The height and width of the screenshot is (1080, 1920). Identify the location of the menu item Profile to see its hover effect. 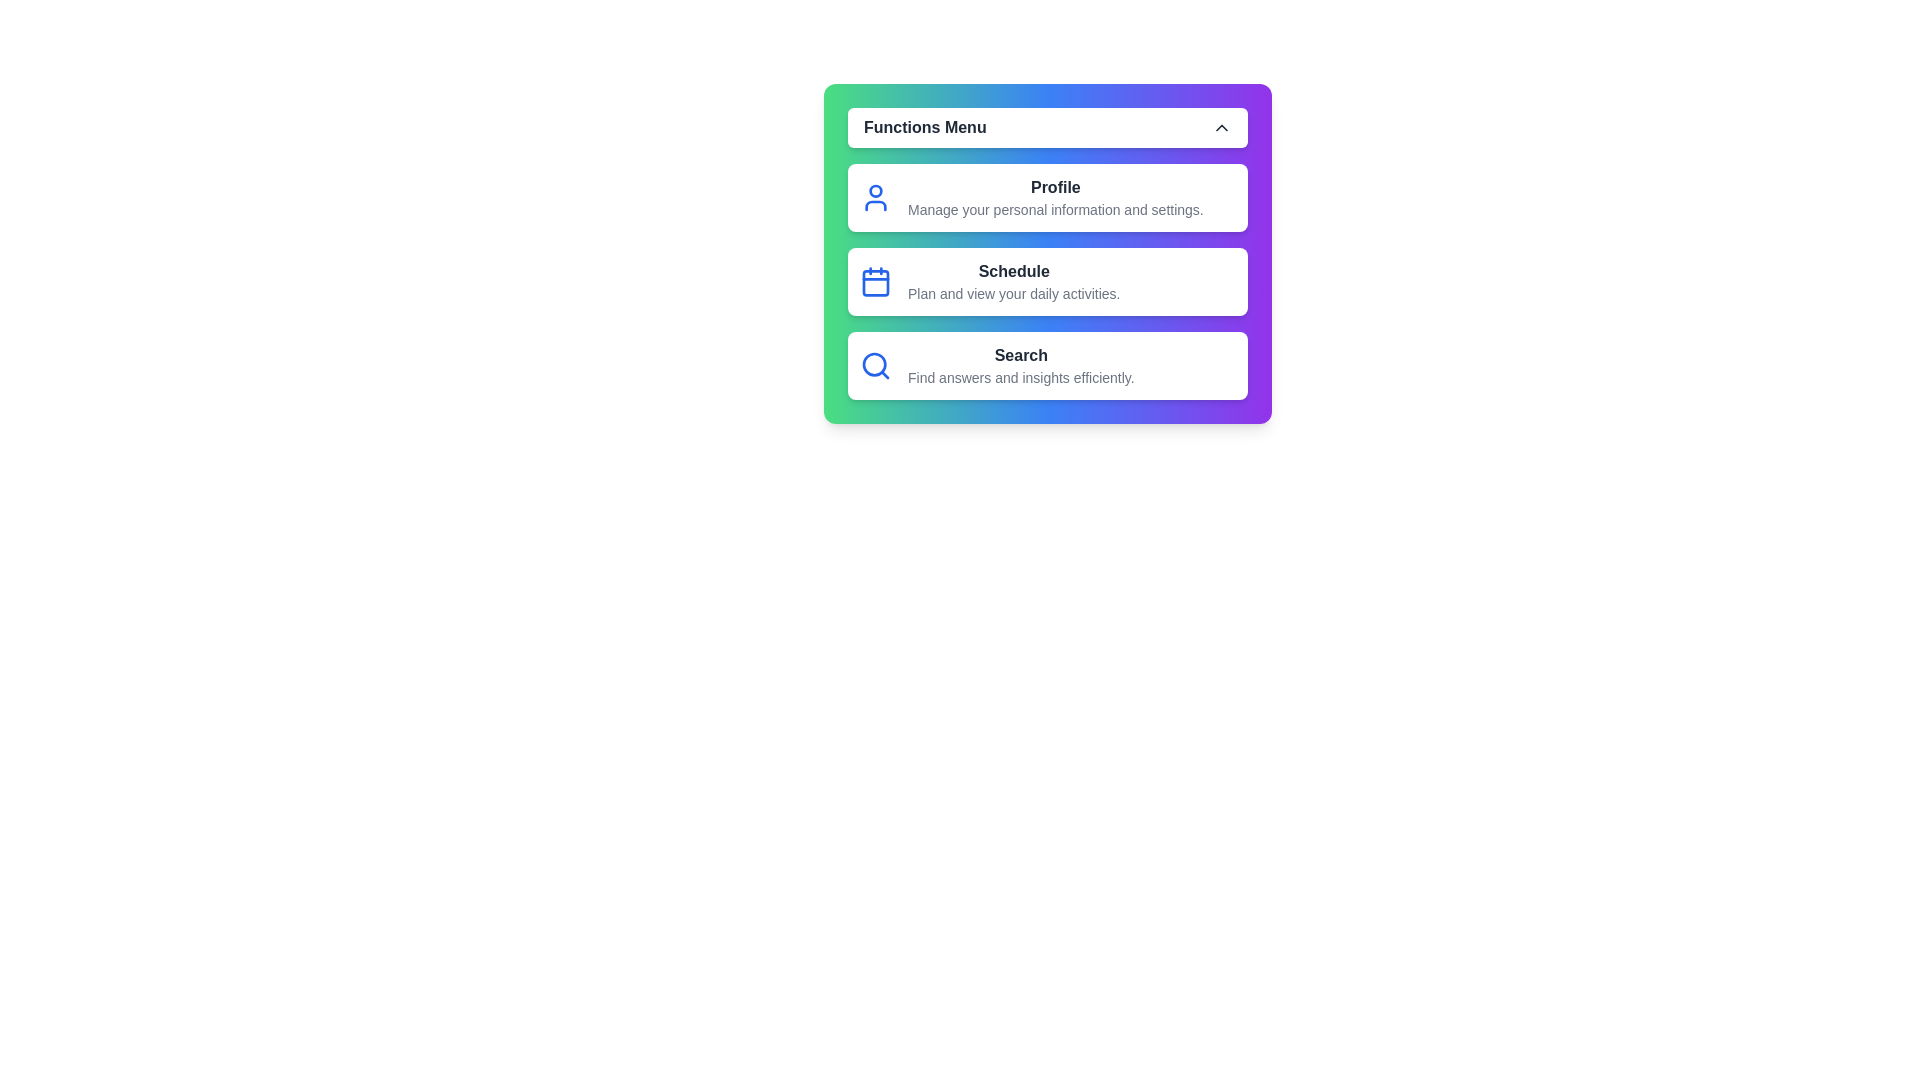
(1046, 197).